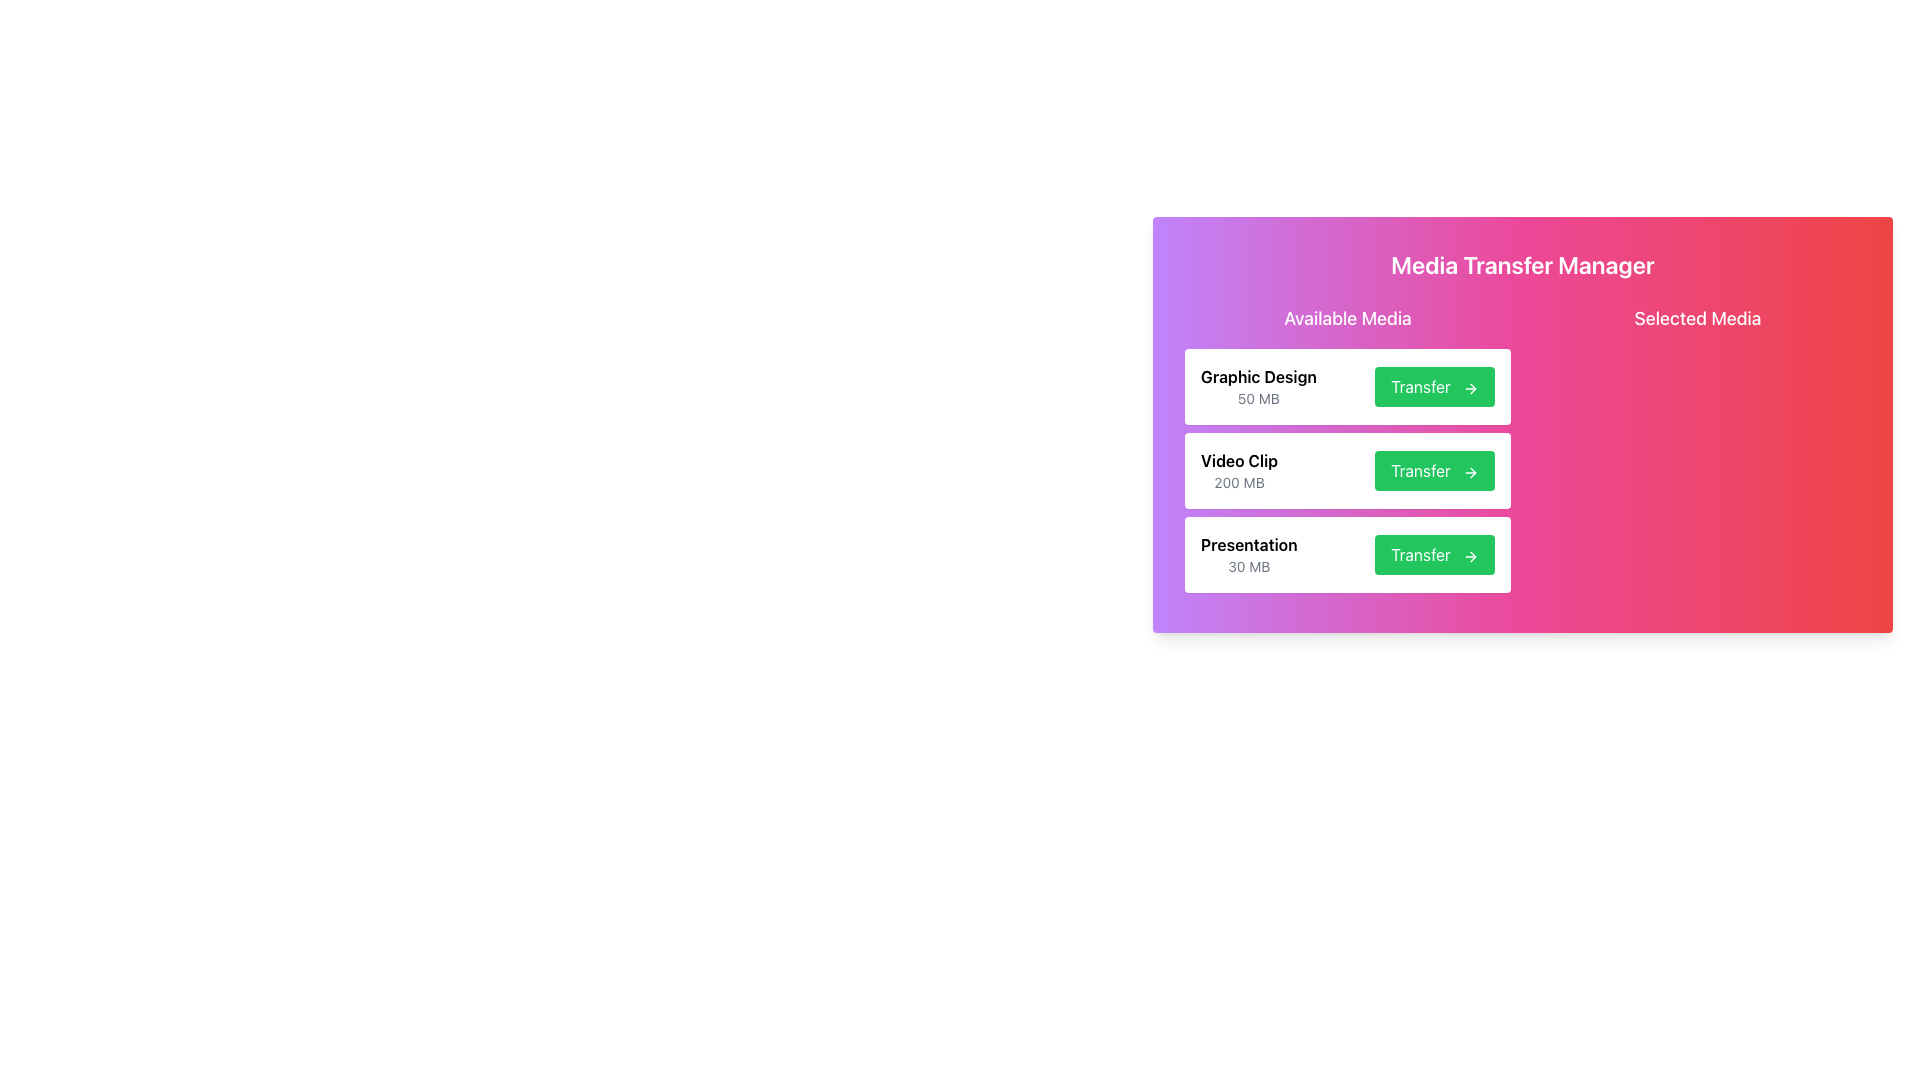 The height and width of the screenshot is (1080, 1920). I want to click on the 'Graphic Design' text label in the 'Available Media' section of the 'Media Transfer Manager', which displays 'Graphic Design' in bold and '50 MB' below it, so click(1257, 386).